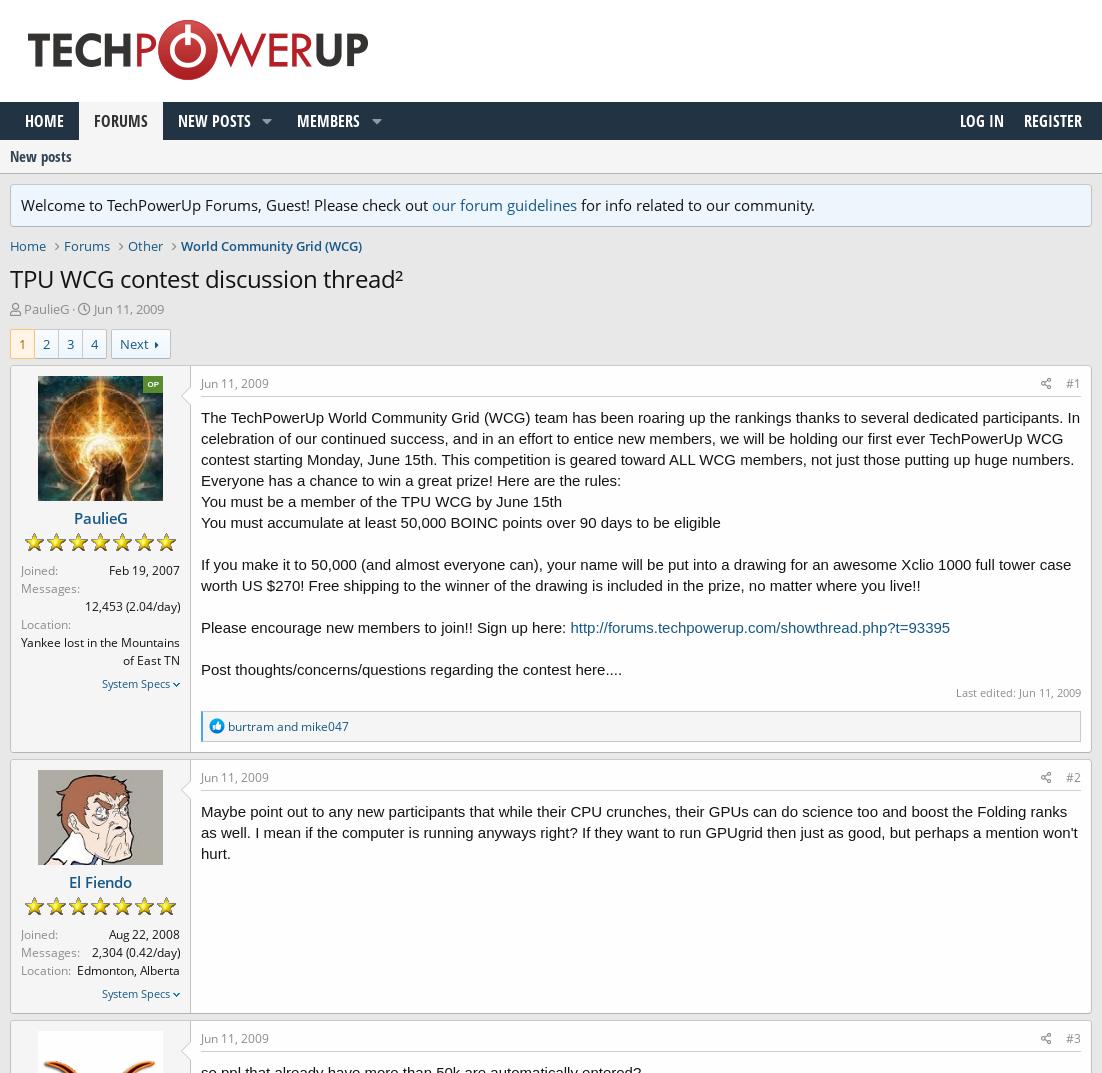 This screenshot has height=1073, width=1102. Describe the element at coordinates (127, 245) in the screenshot. I see `'Other'` at that location.